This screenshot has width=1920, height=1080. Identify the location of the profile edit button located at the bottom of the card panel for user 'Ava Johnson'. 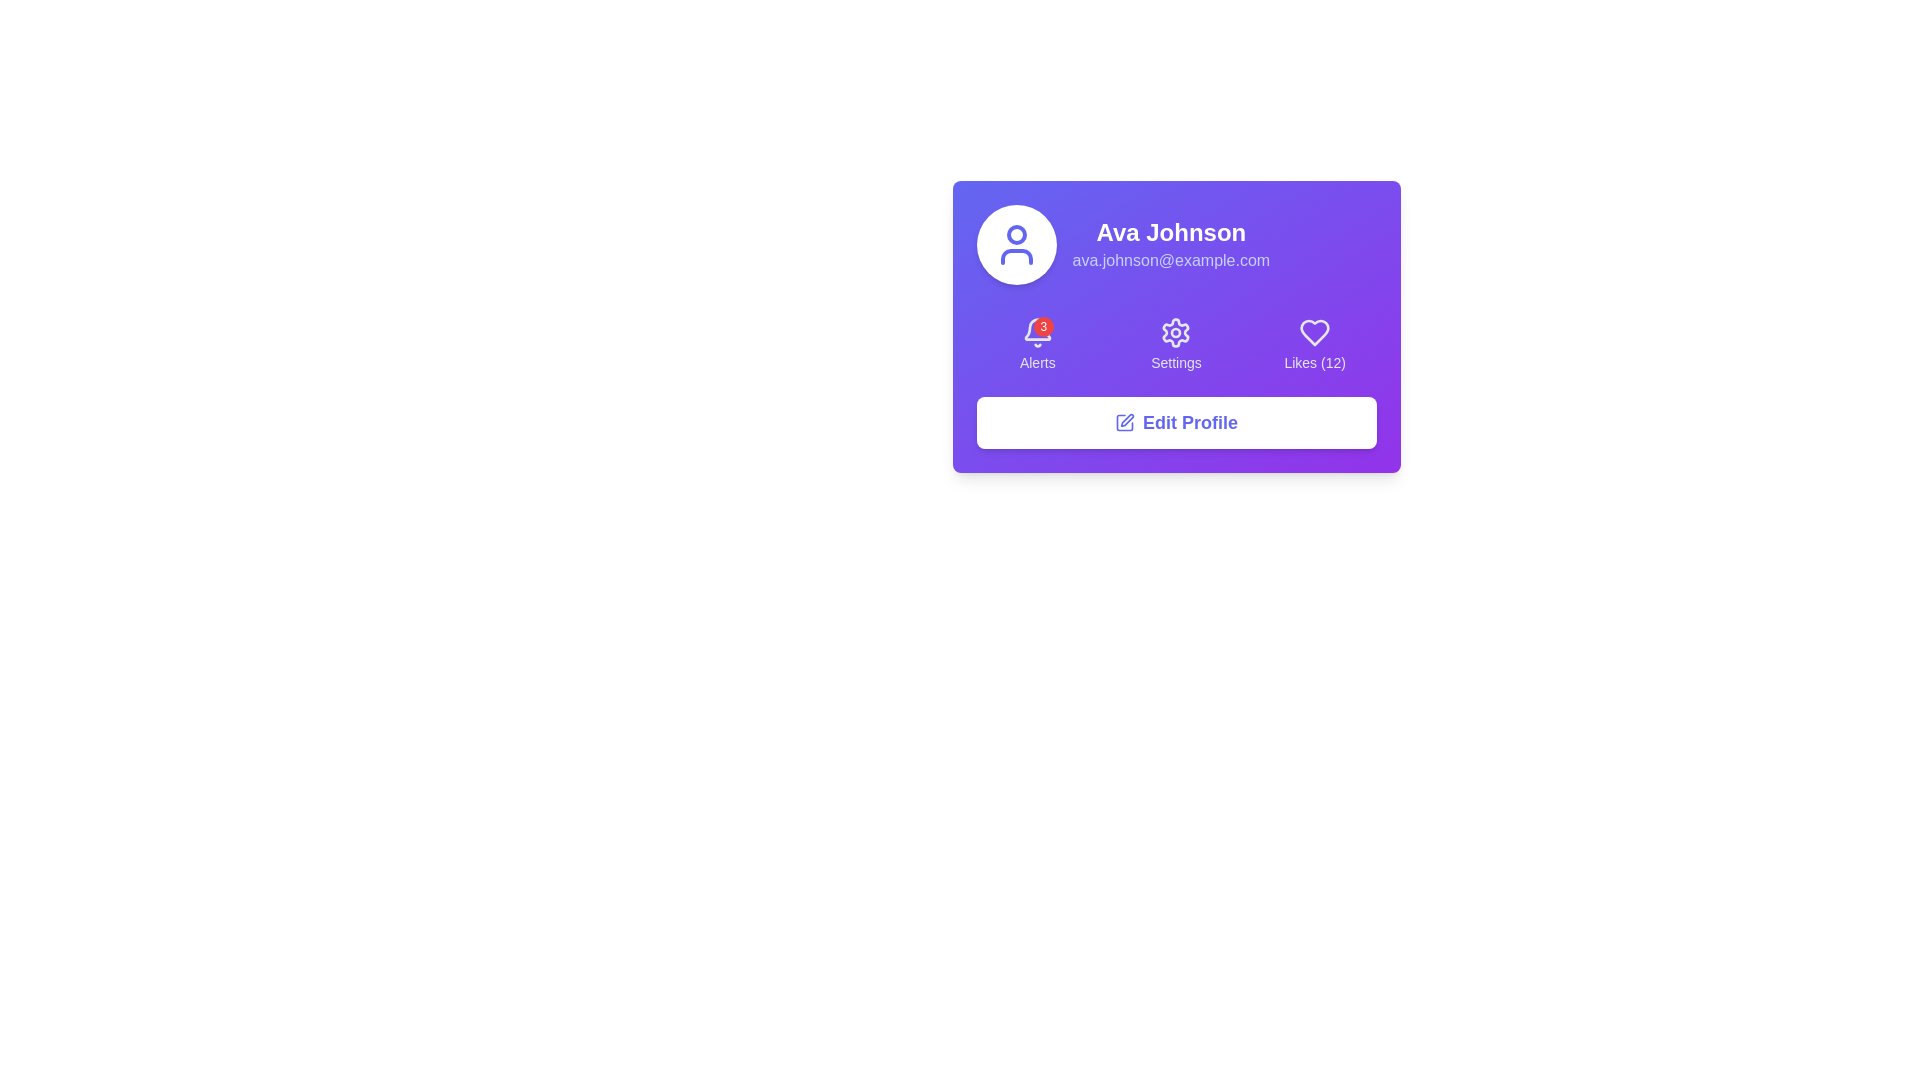
(1176, 422).